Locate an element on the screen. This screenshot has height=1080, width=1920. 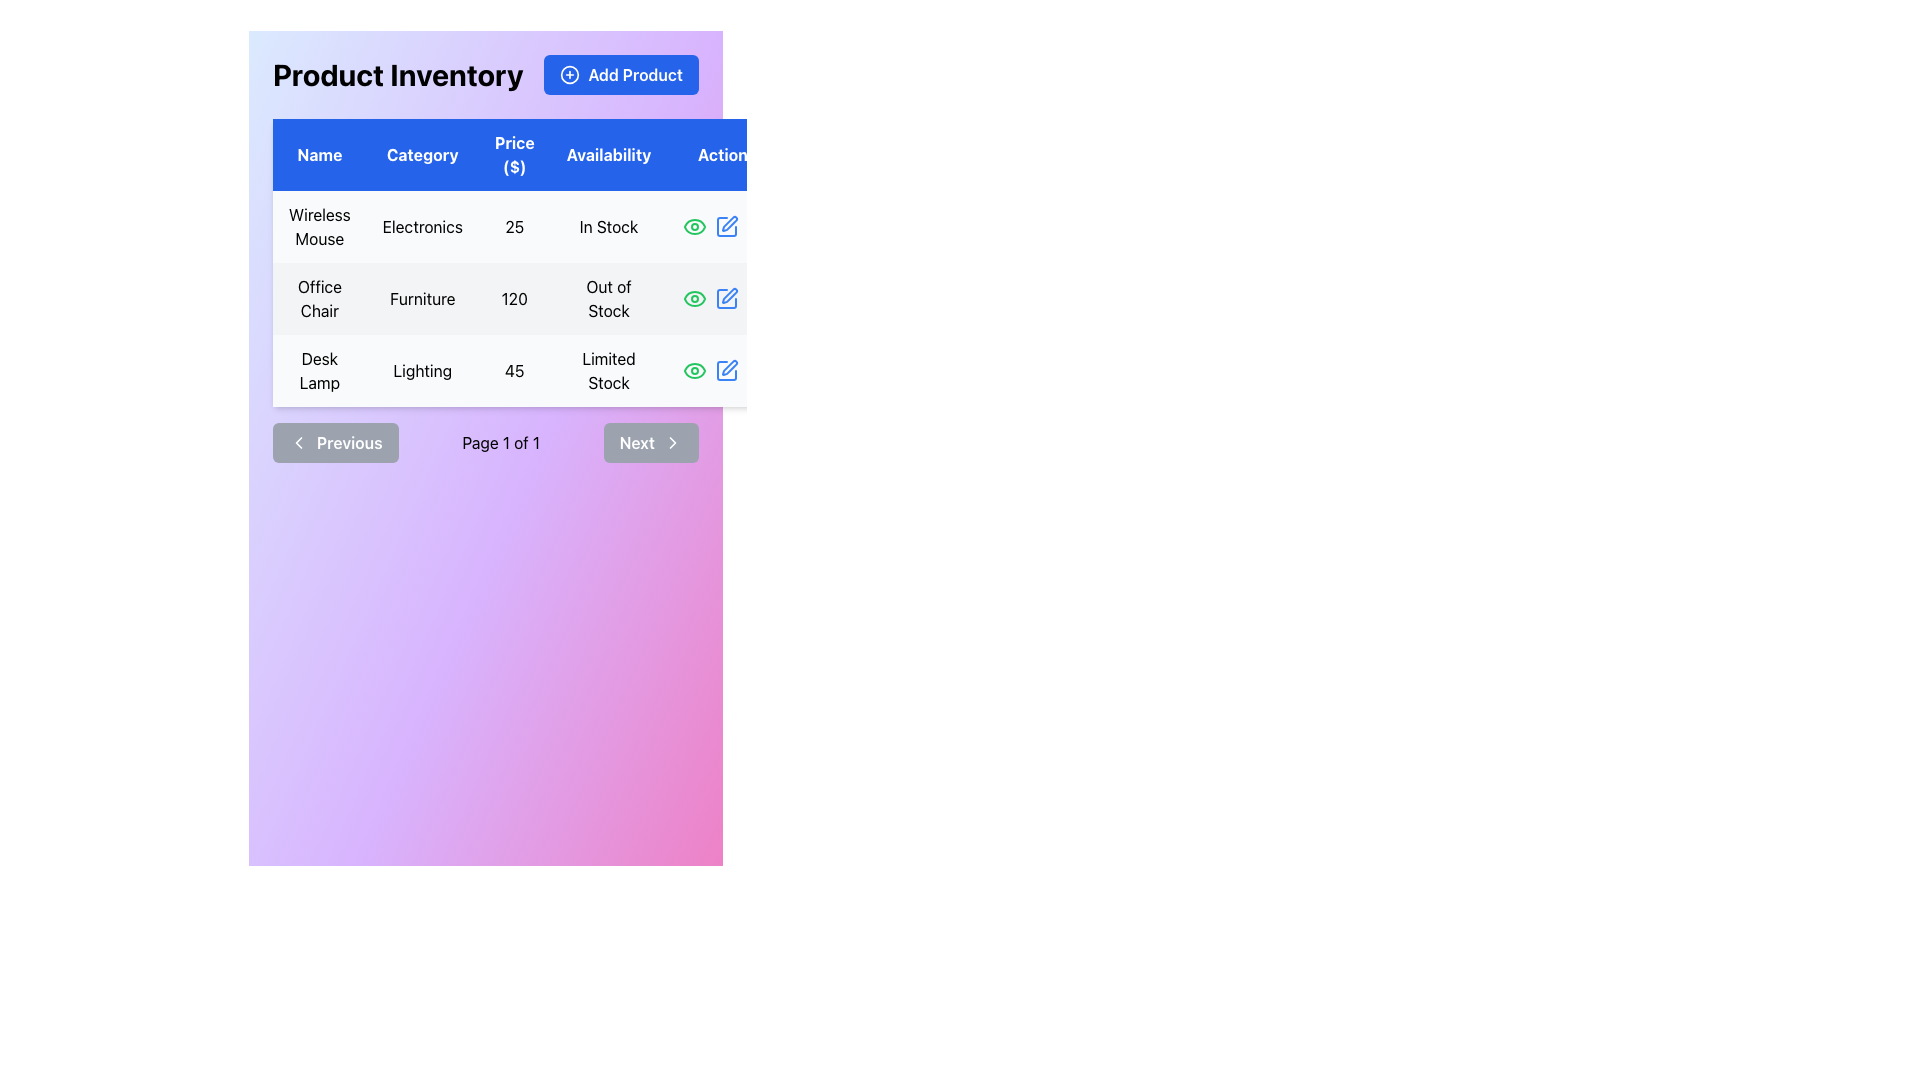
the edit icon in the 'Actions' column of the last row in the product table is located at coordinates (726, 370).